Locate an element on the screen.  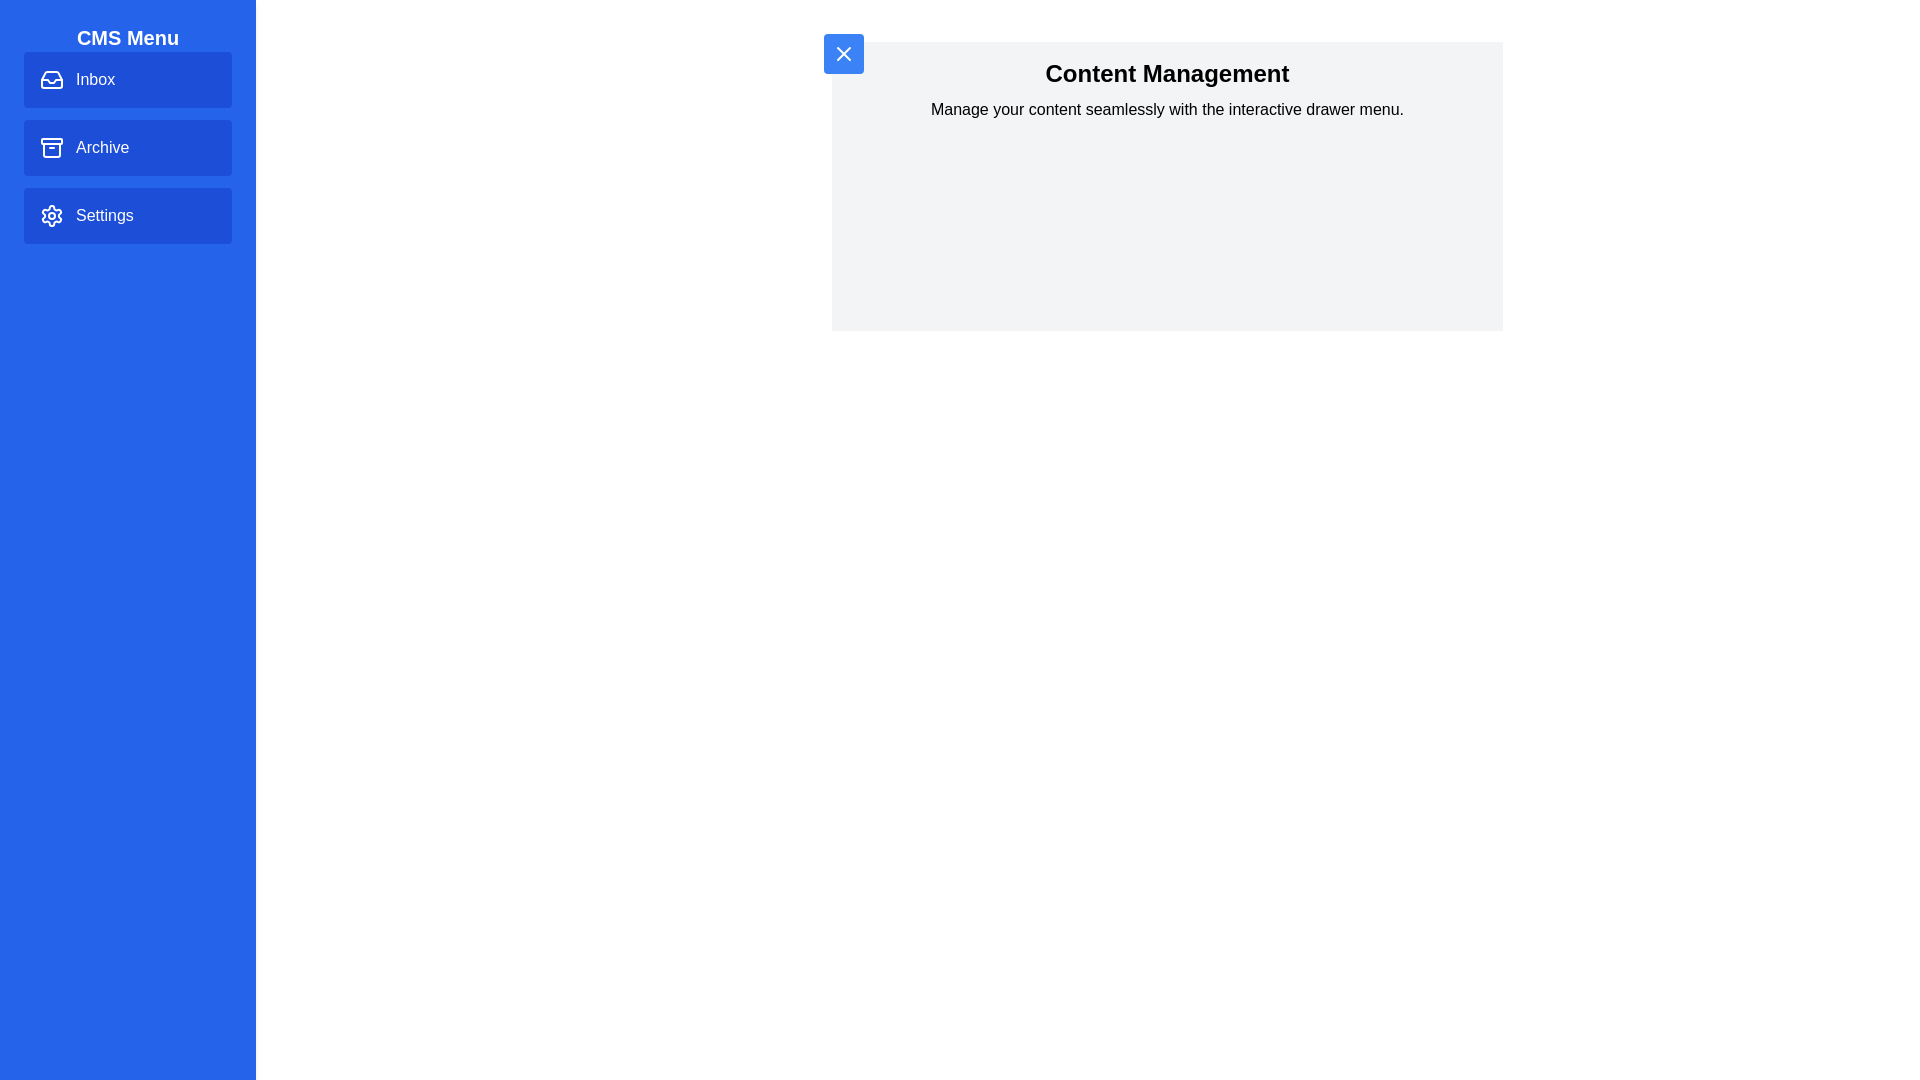
the menu item Settings from the drawer is located at coordinates (127, 216).